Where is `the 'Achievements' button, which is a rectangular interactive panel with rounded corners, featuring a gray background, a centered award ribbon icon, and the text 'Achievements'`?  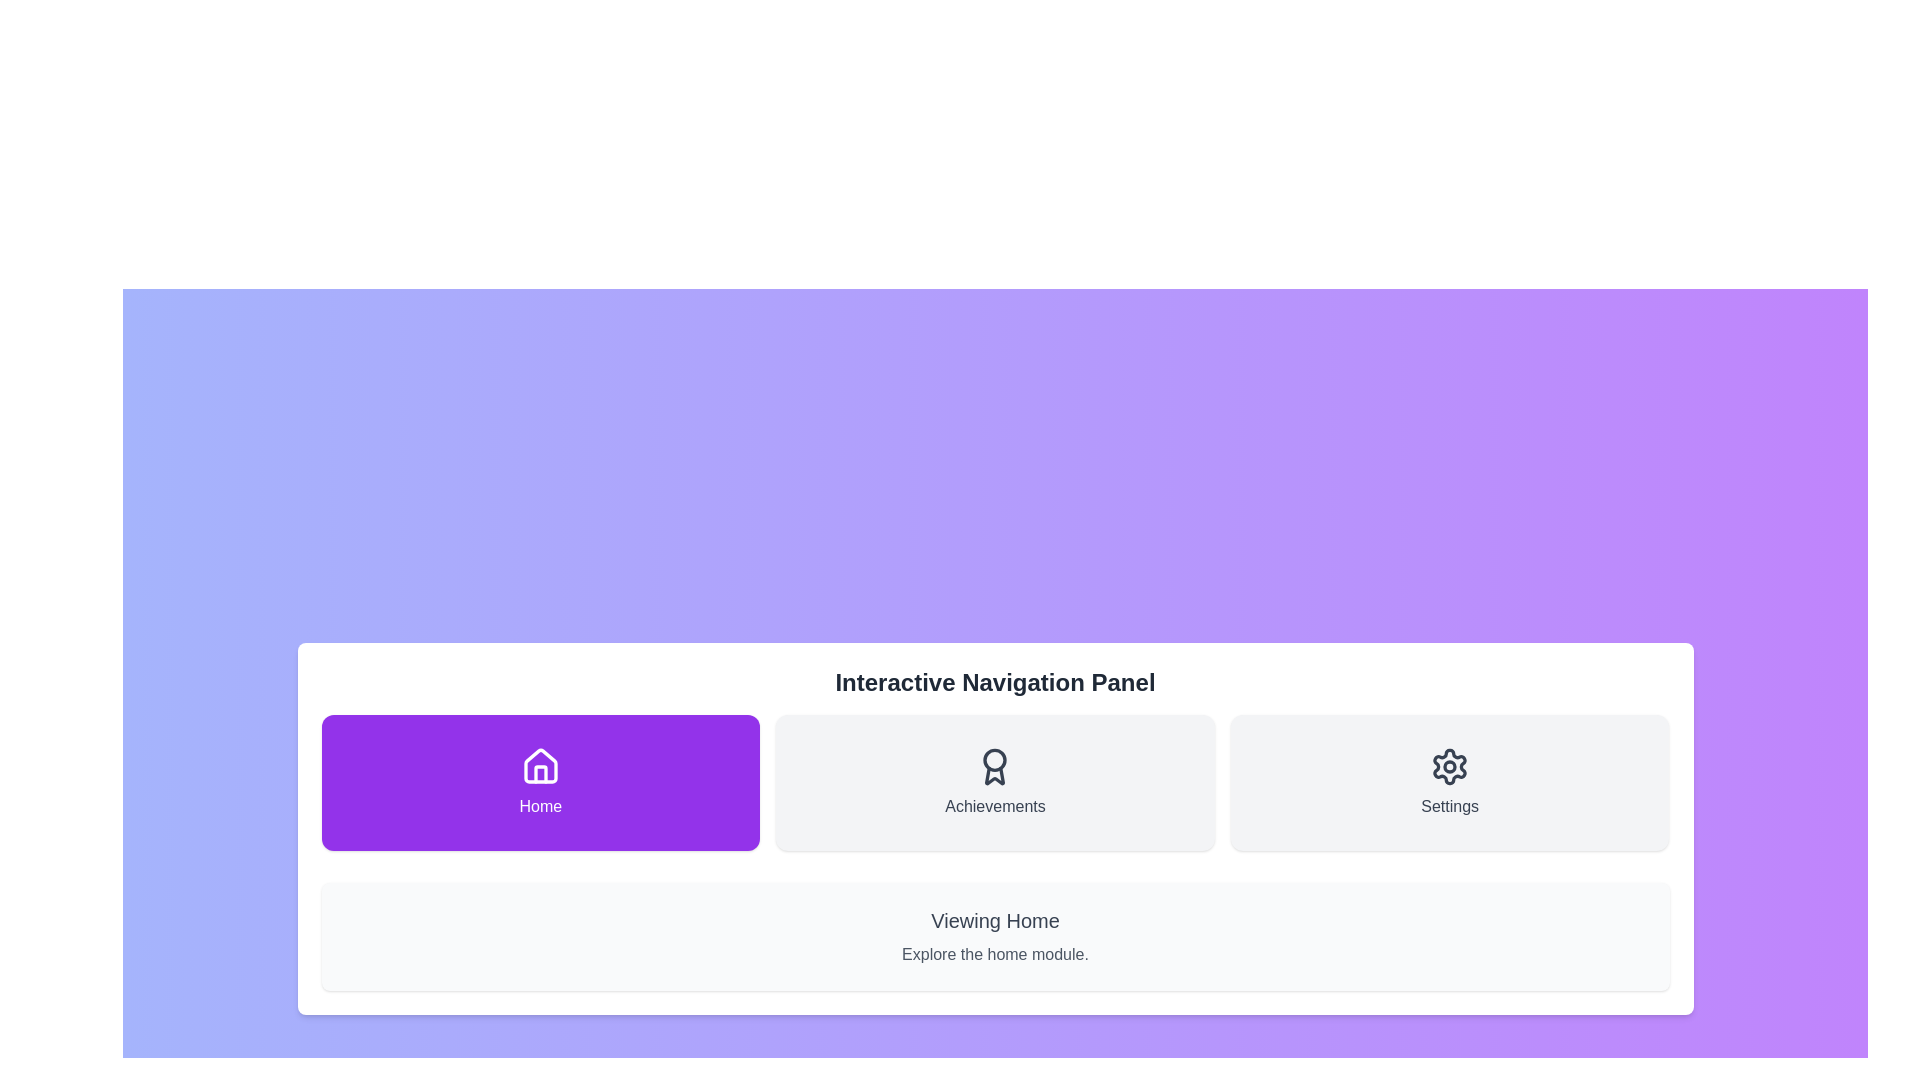
the 'Achievements' button, which is a rectangular interactive panel with rounded corners, featuring a gray background, a centered award ribbon icon, and the text 'Achievements' is located at coordinates (995, 782).